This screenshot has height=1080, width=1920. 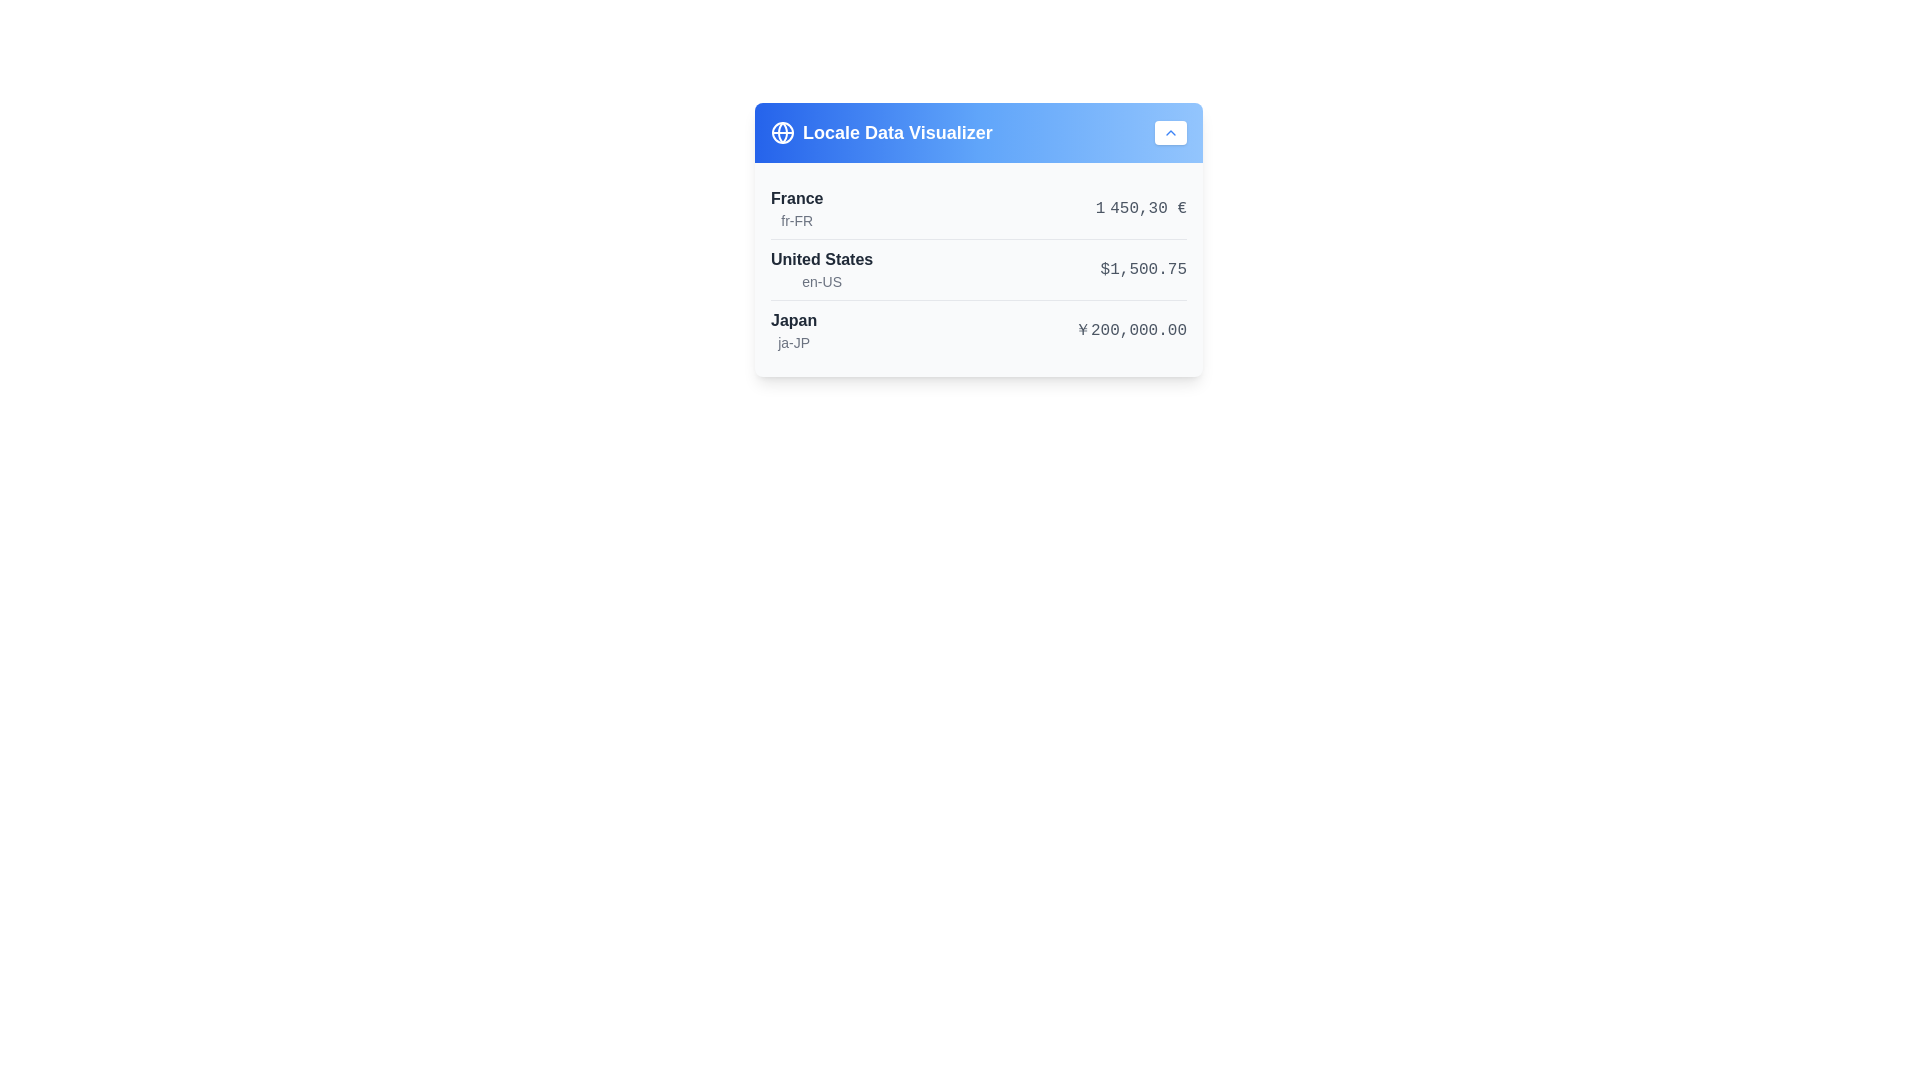 What do you see at coordinates (781, 132) in the screenshot?
I see `the global or international context icon located on the far-left side of the header section containing the 'Locale Data Visualizer' text` at bounding box center [781, 132].